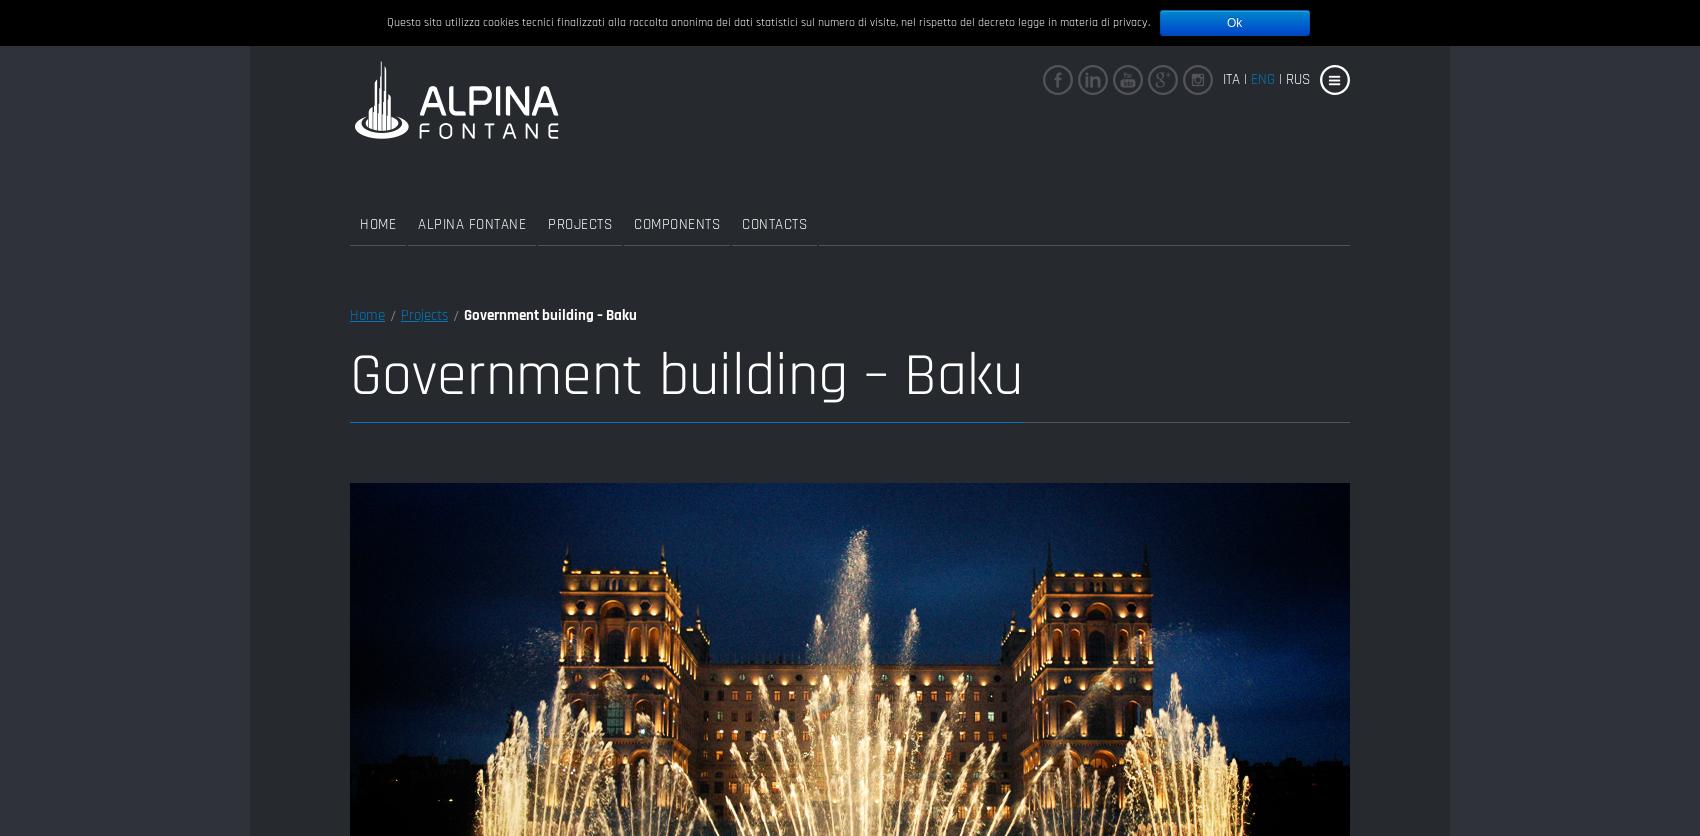  I want to click on 'Dancing Fountains', so click(800, 233).